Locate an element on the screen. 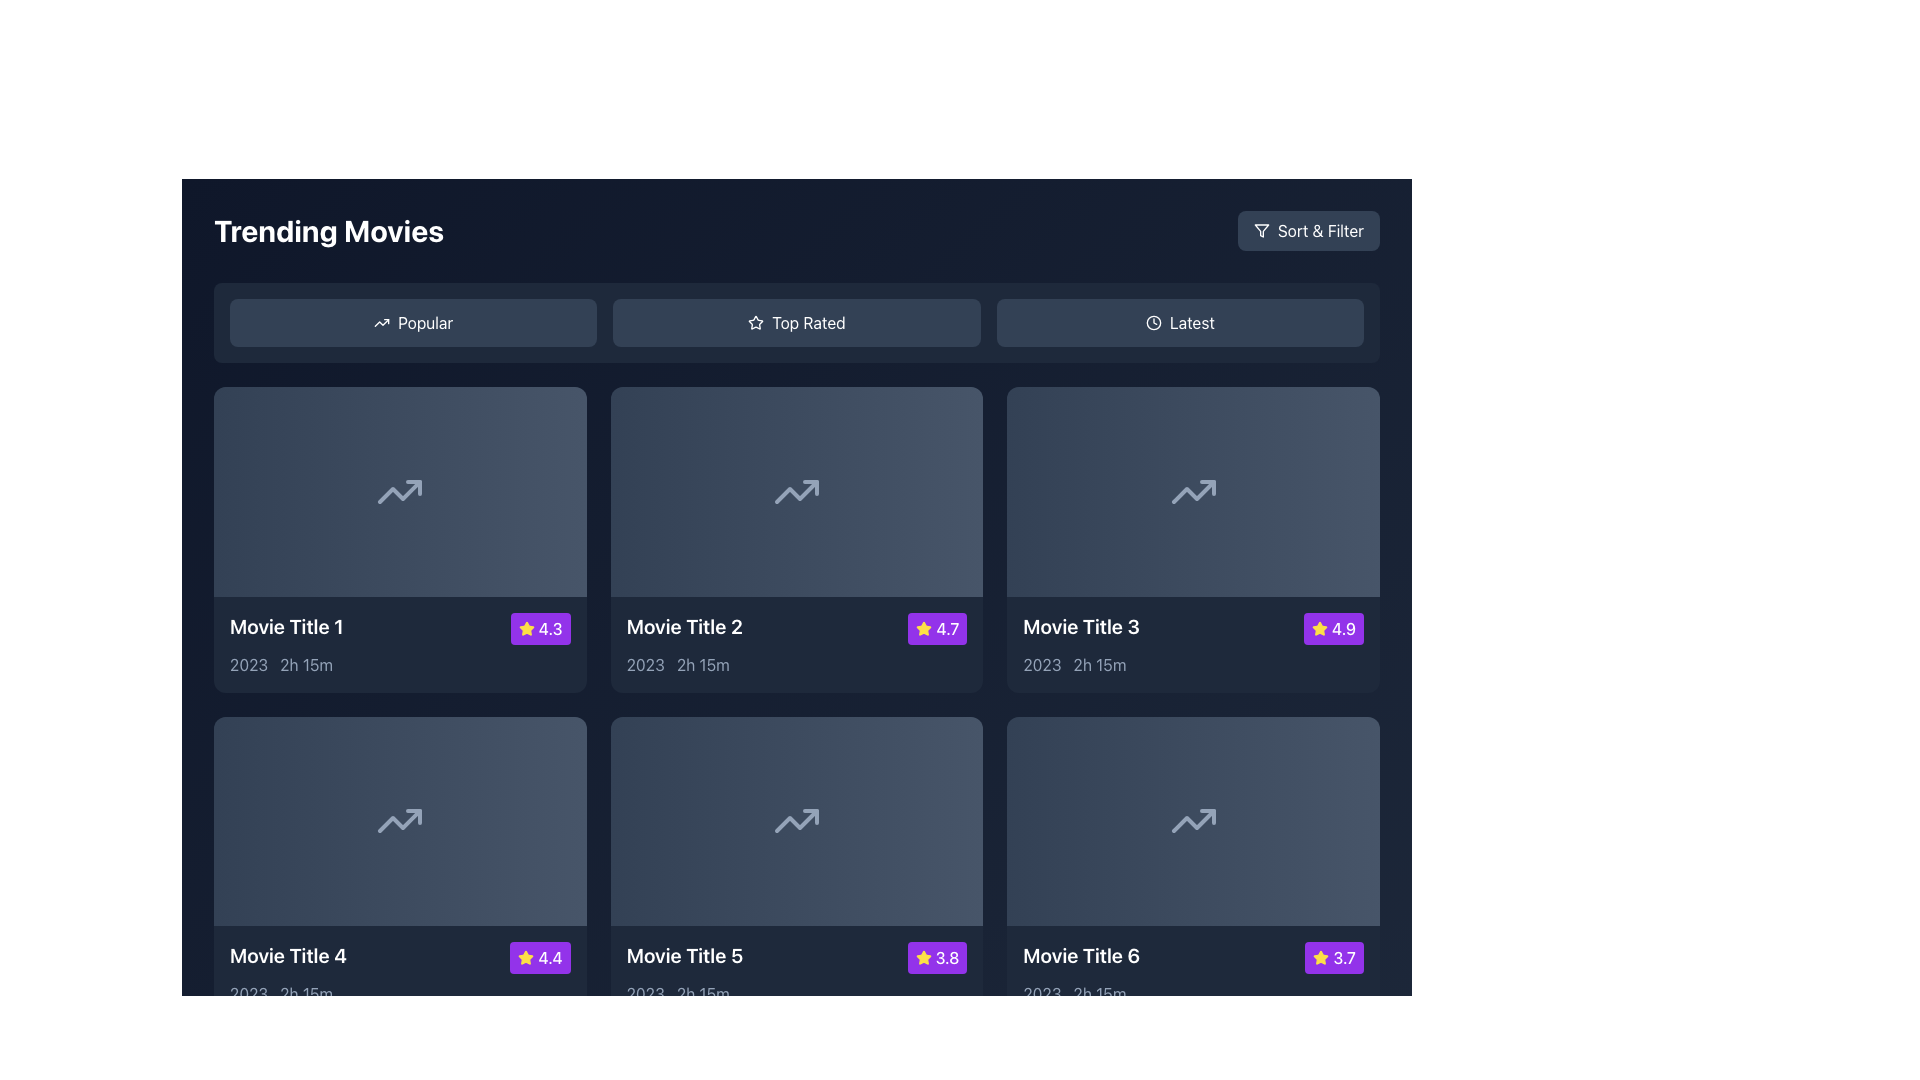 This screenshot has width=1920, height=1080. the static text label displaying the runtime information of 'Movie Title 1', which indicates a duration of 2 hours and 15 minutes, positioned to the right of '2023' within the card layout is located at coordinates (305, 664).